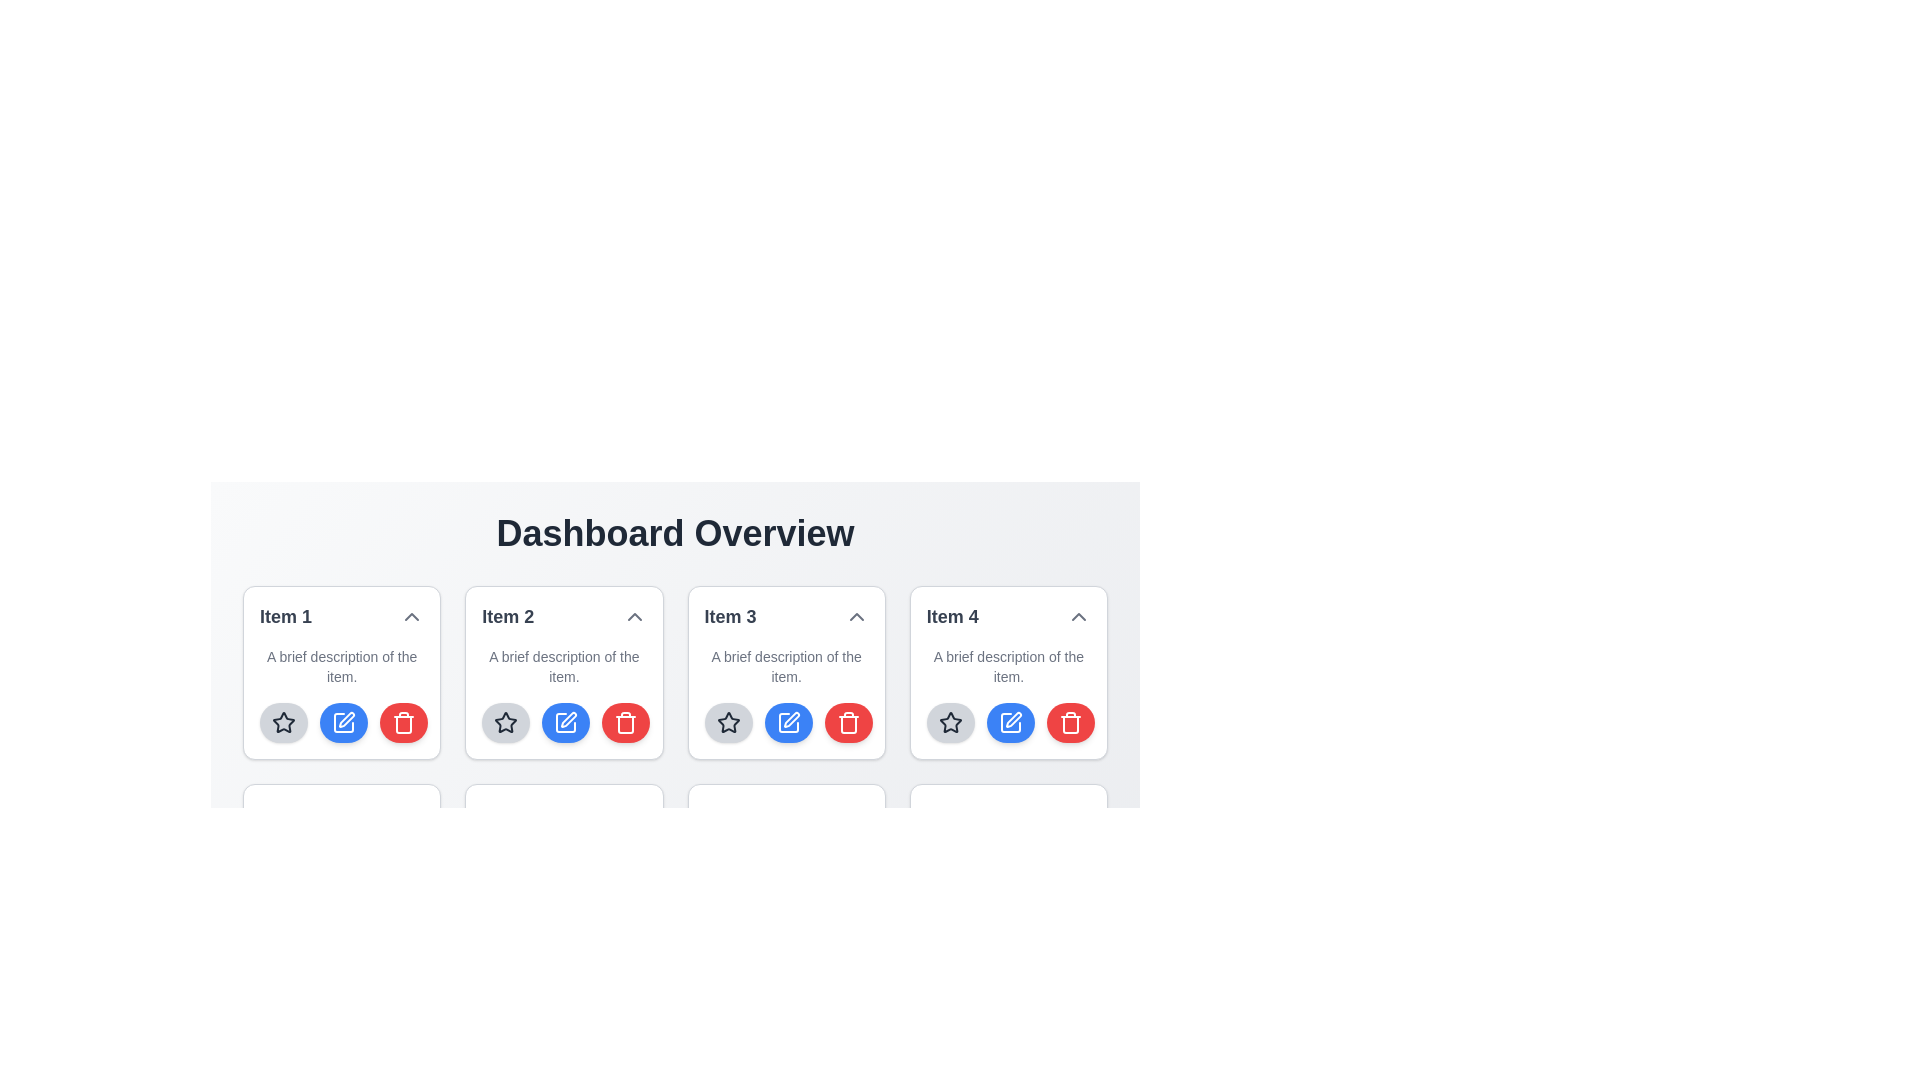  What do you see at coordinates (1008, 667) in the screenshot?
I see `the static text element containing the sentence 'A brief description of the item.' which is styled in gray color and positioned below the title section of the card labeled 'Item 4'` at bounding box center [1008, 667].